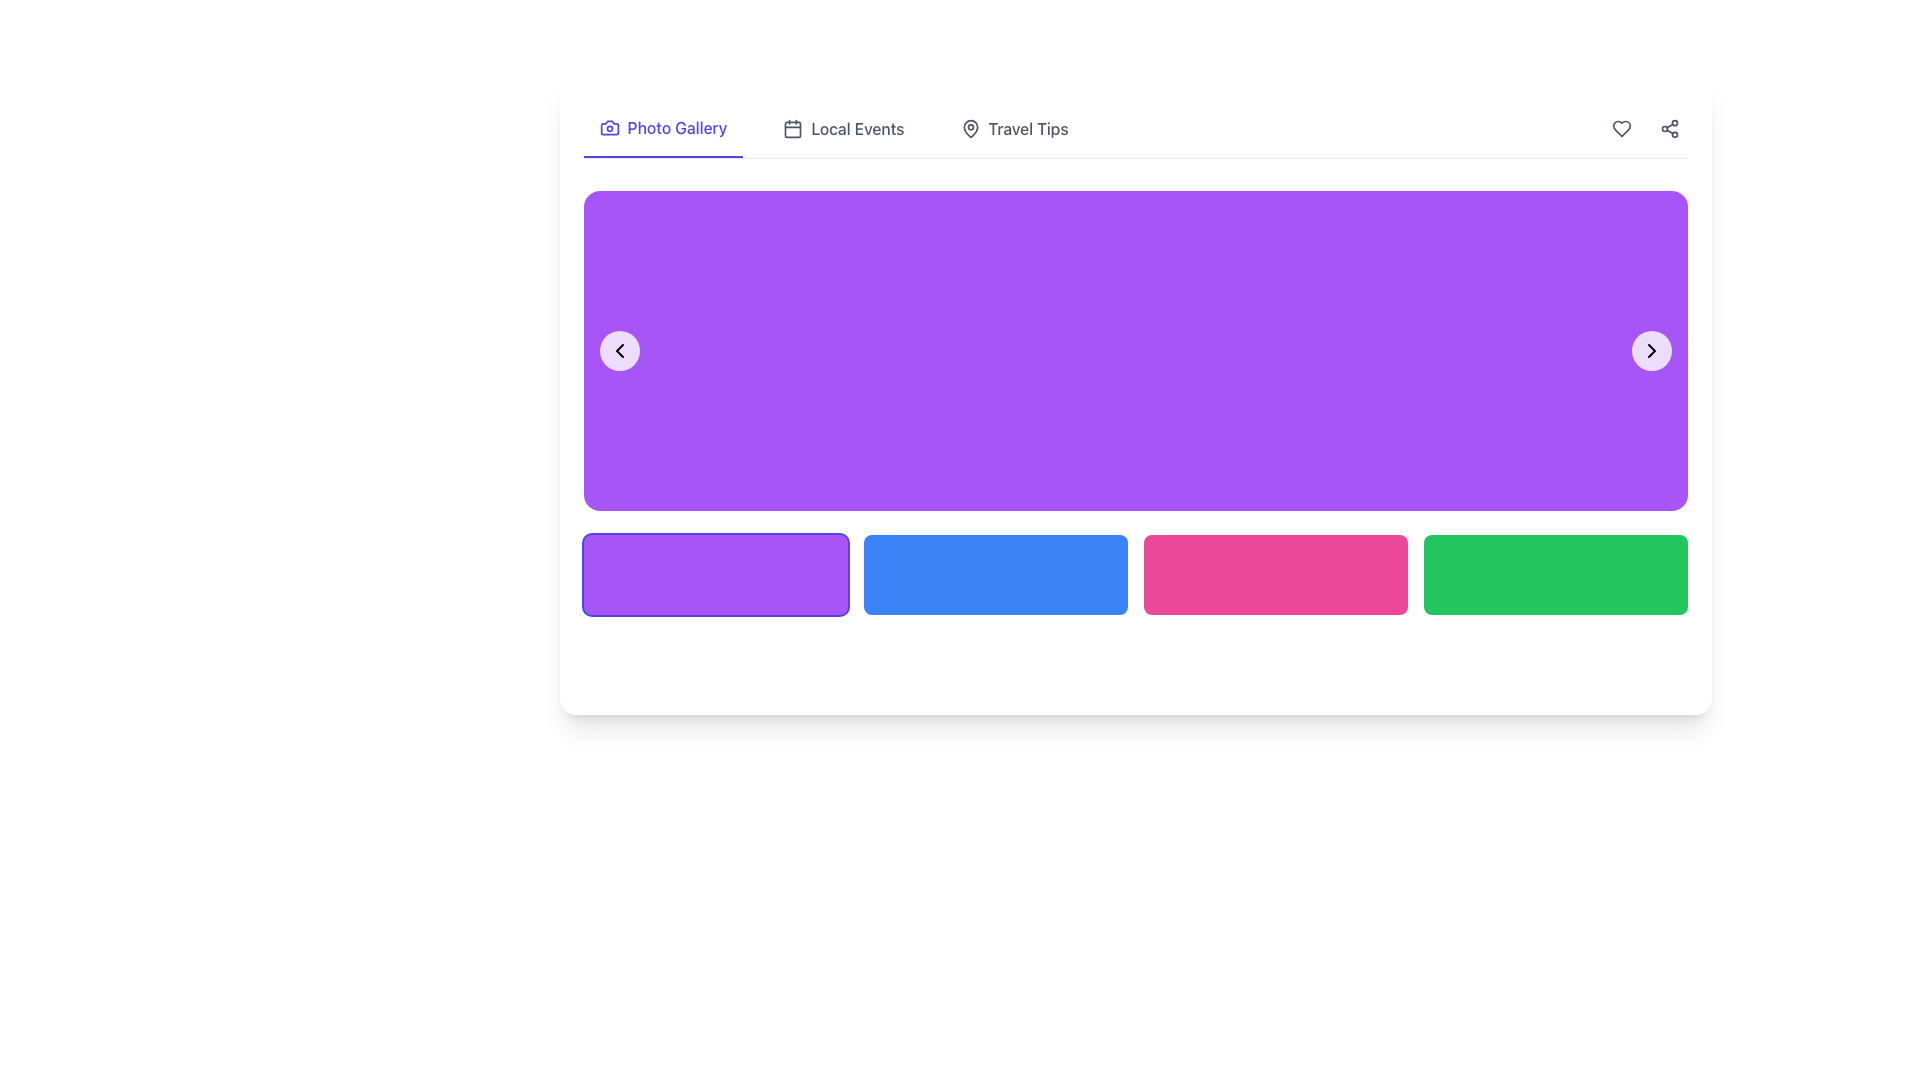  I want to click on the active navigation section, so click(677, 127).